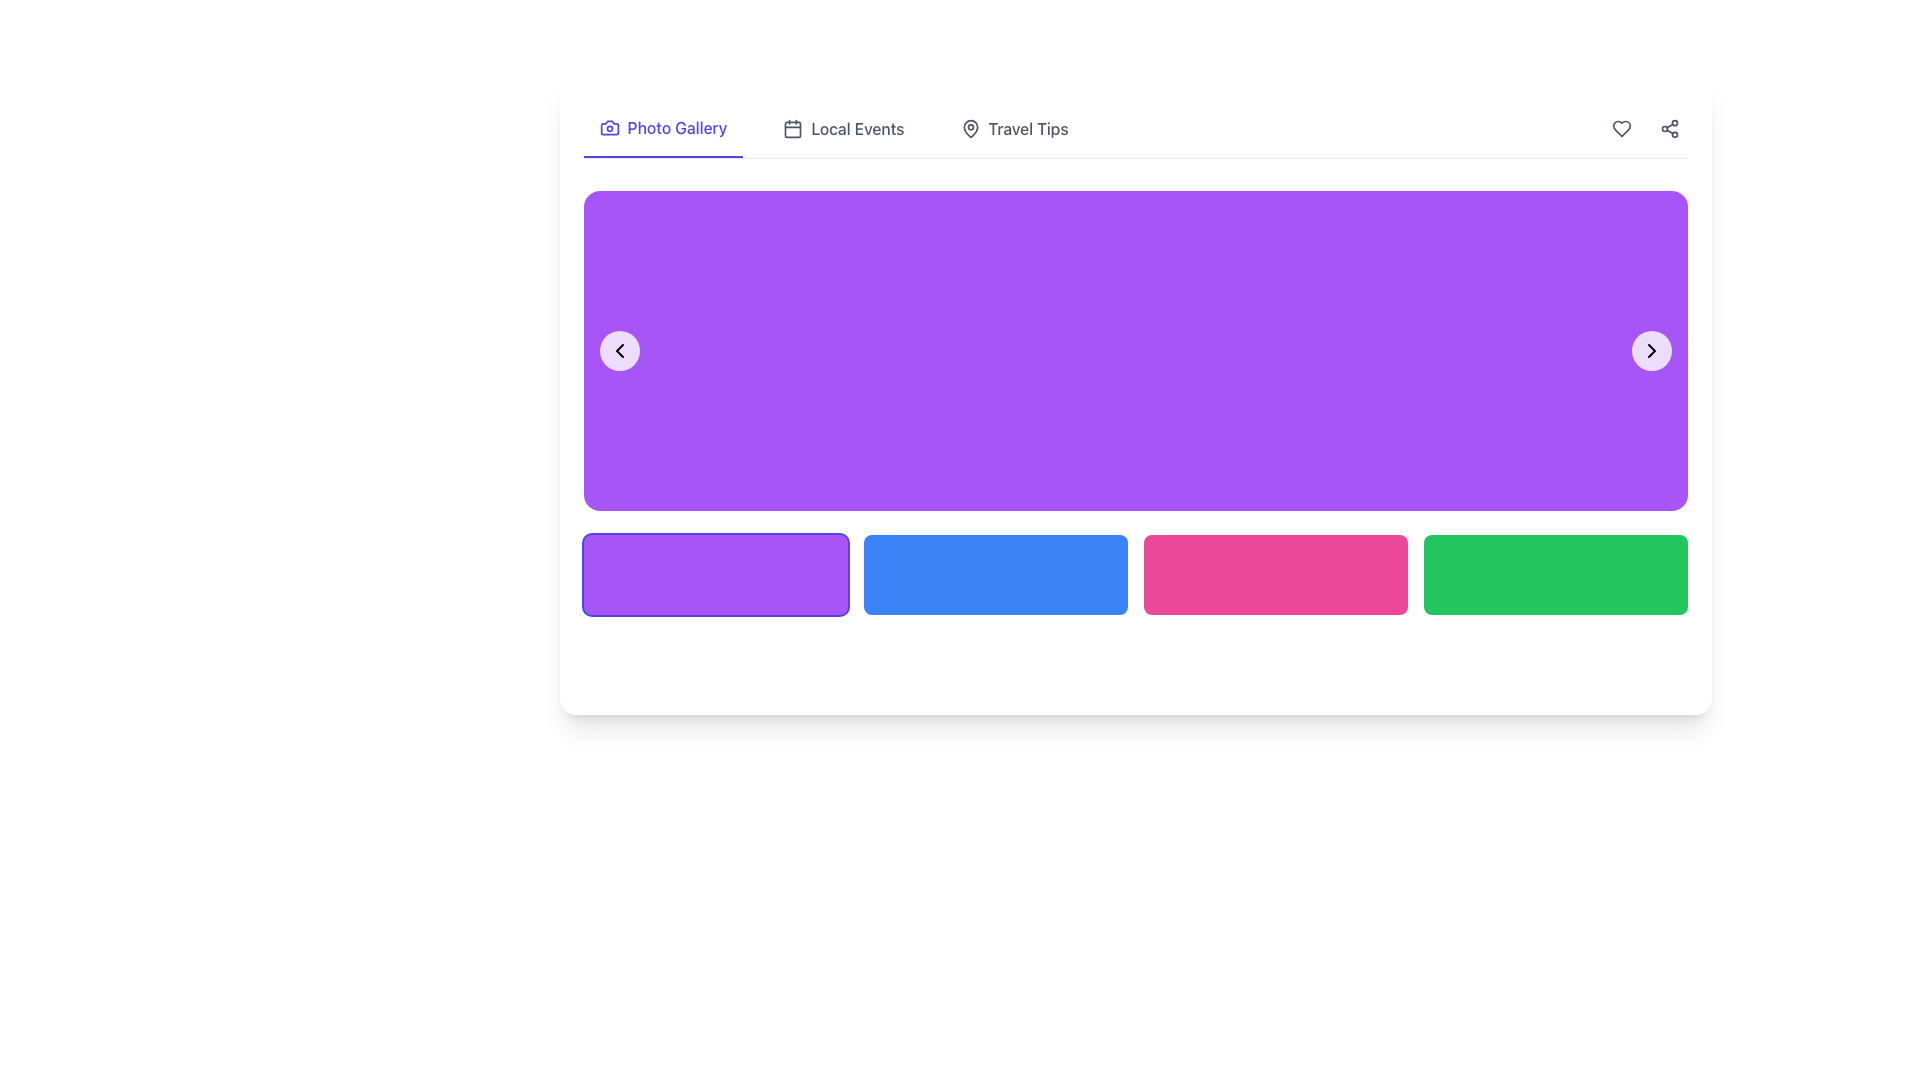  I want to click on the active navigation section, so click(677, 127).